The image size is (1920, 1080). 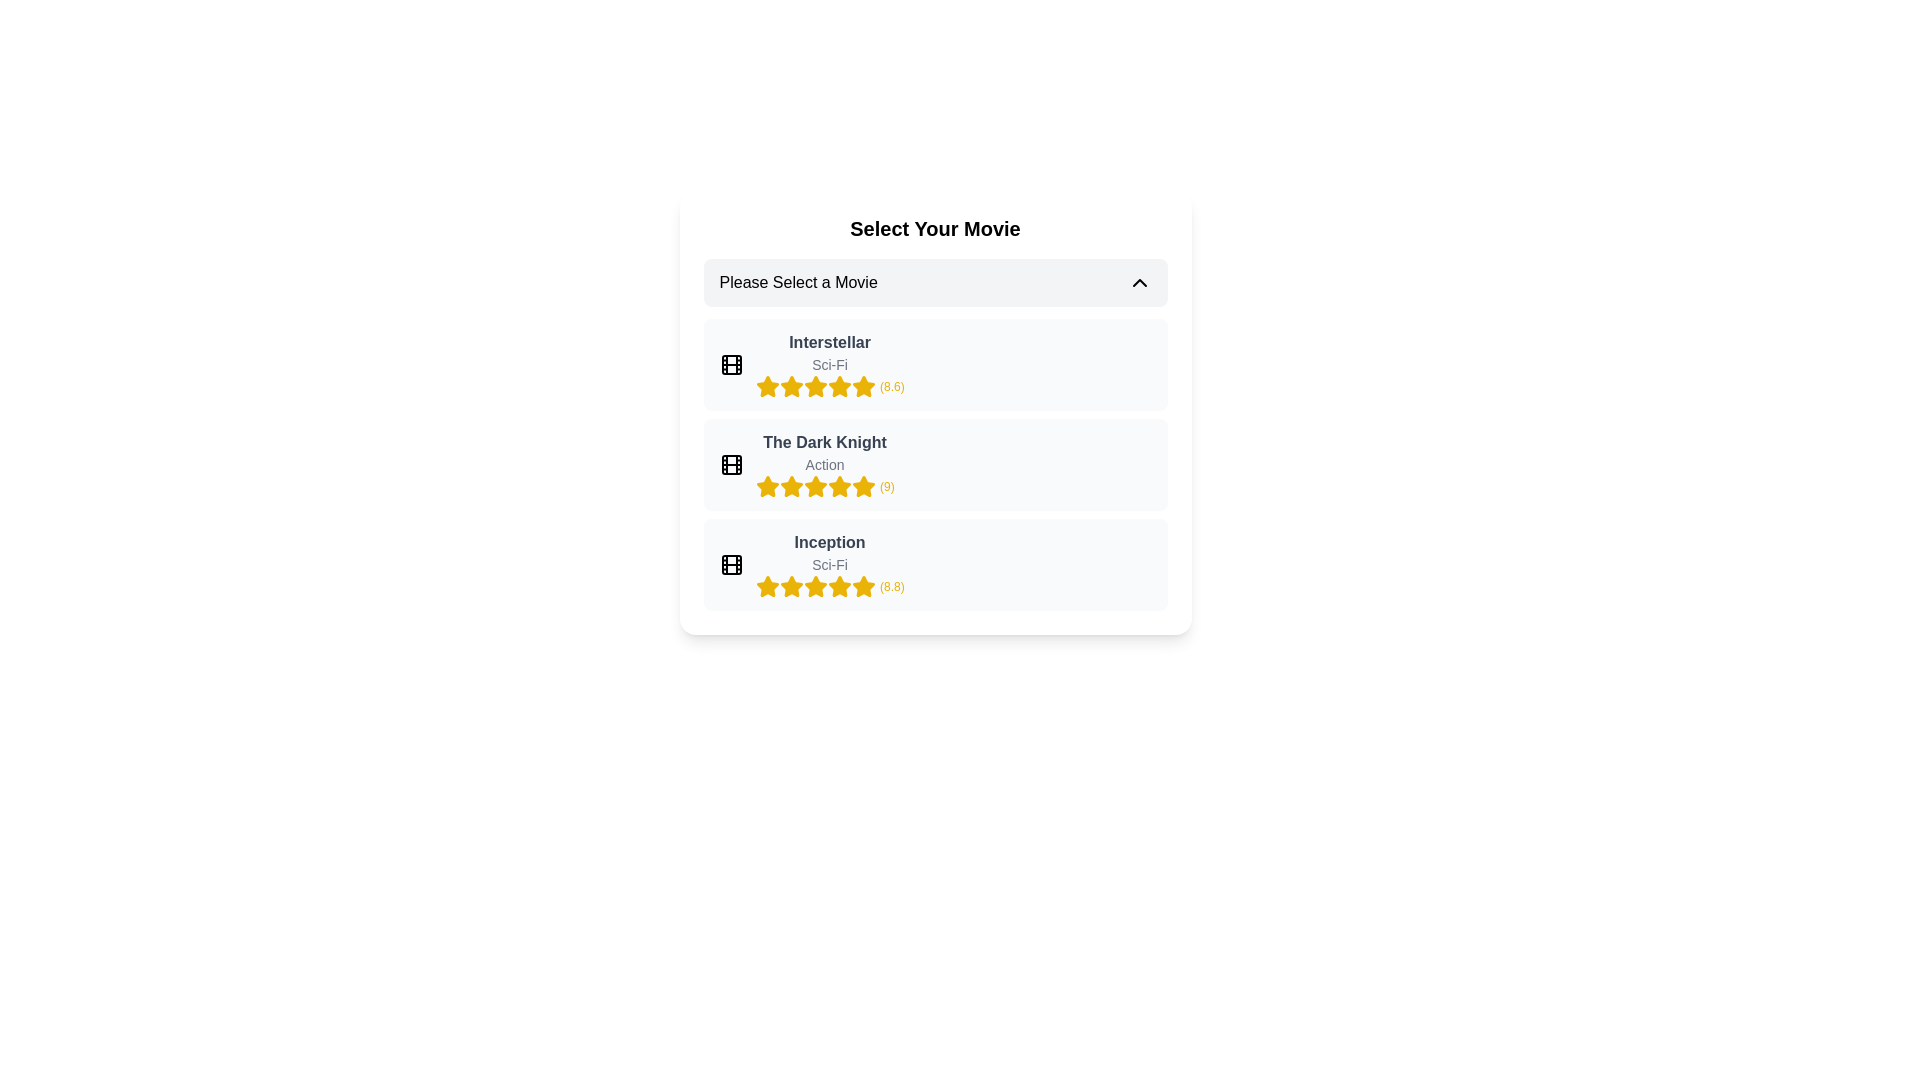 What do you see at coordinates (825, 486) in the screenshot?
I see `the Rating display component for the movie 'The Dark Knight', which consists of five yellow stars and a numeric rating '(9)' displayed to the right` at bounding box center [825, 486].